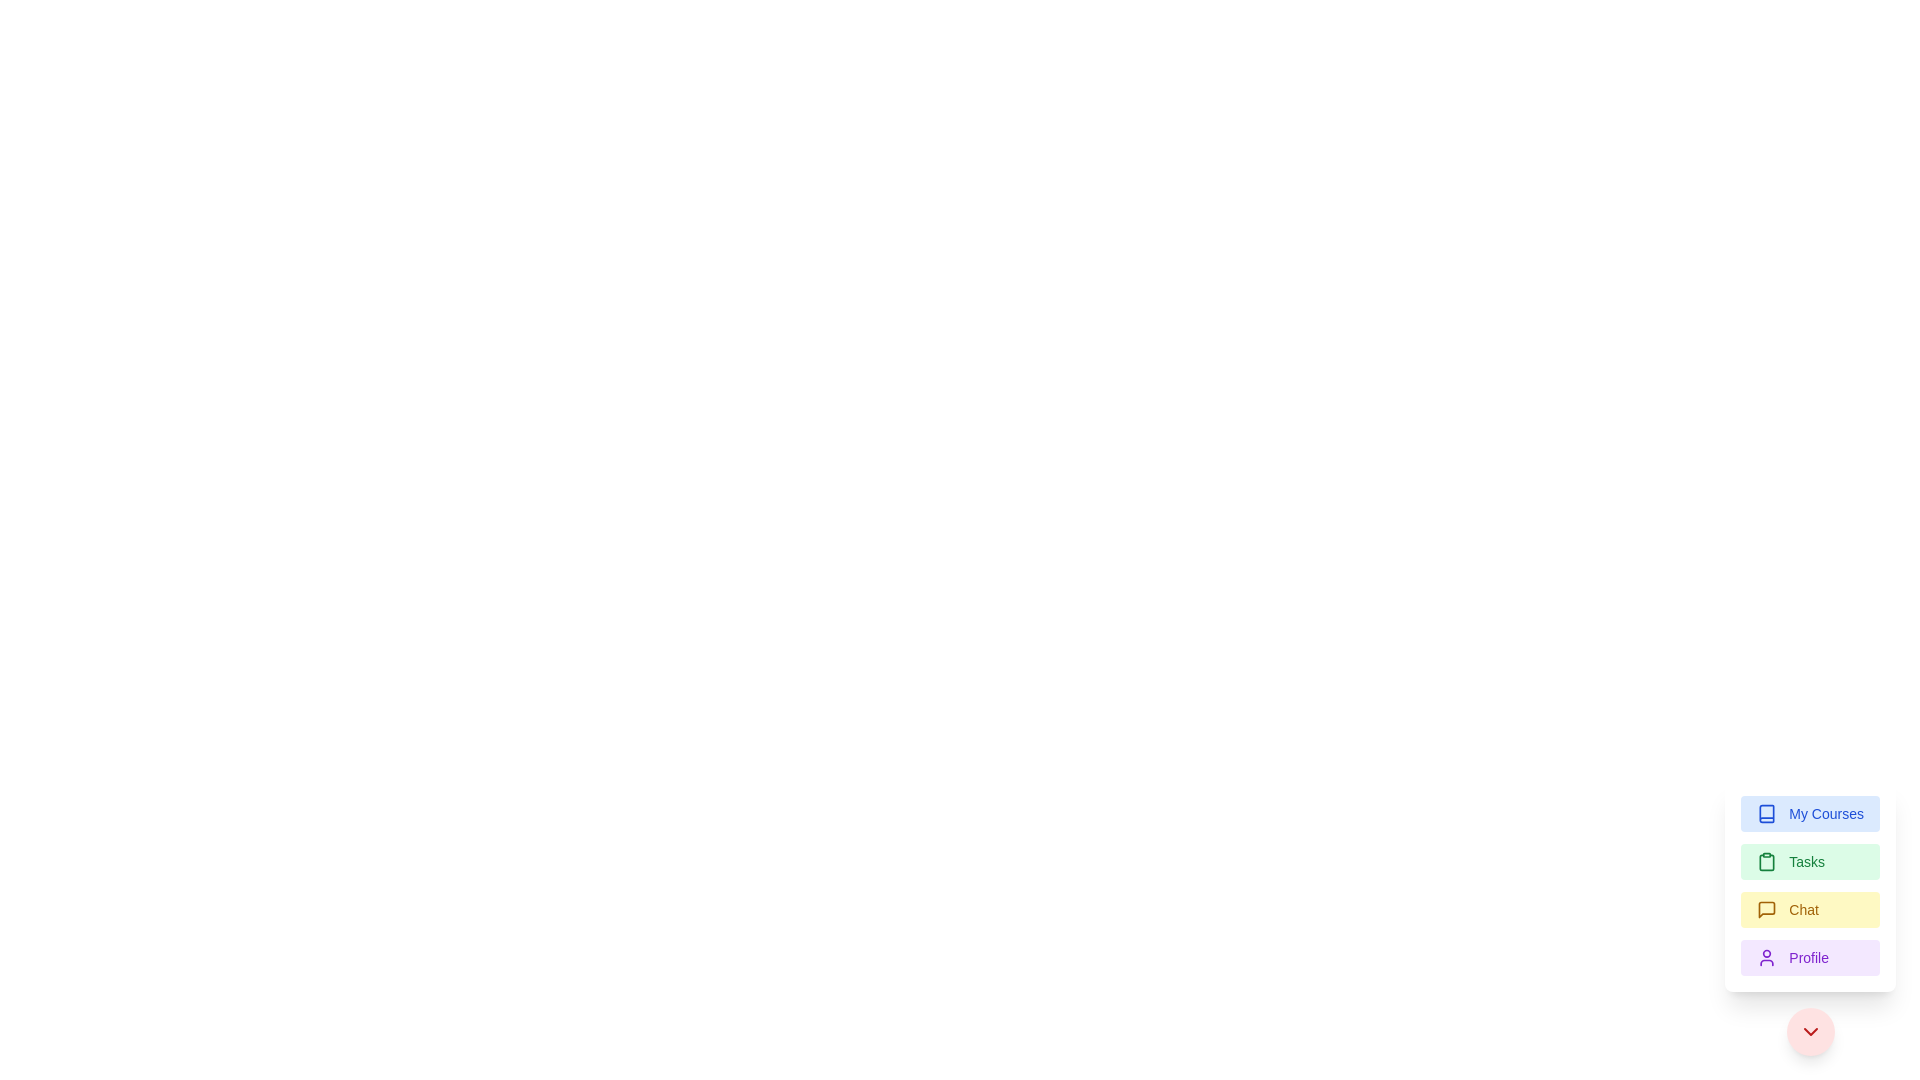 The width and height of the screenshot is (1920, 1080). What do you see at coordinates (1767, 910) in the screenshot?
I see `the third icon in the vertically aligned list, which resembles a minimalistic chat bubble` at bounding box center [1767, 910].